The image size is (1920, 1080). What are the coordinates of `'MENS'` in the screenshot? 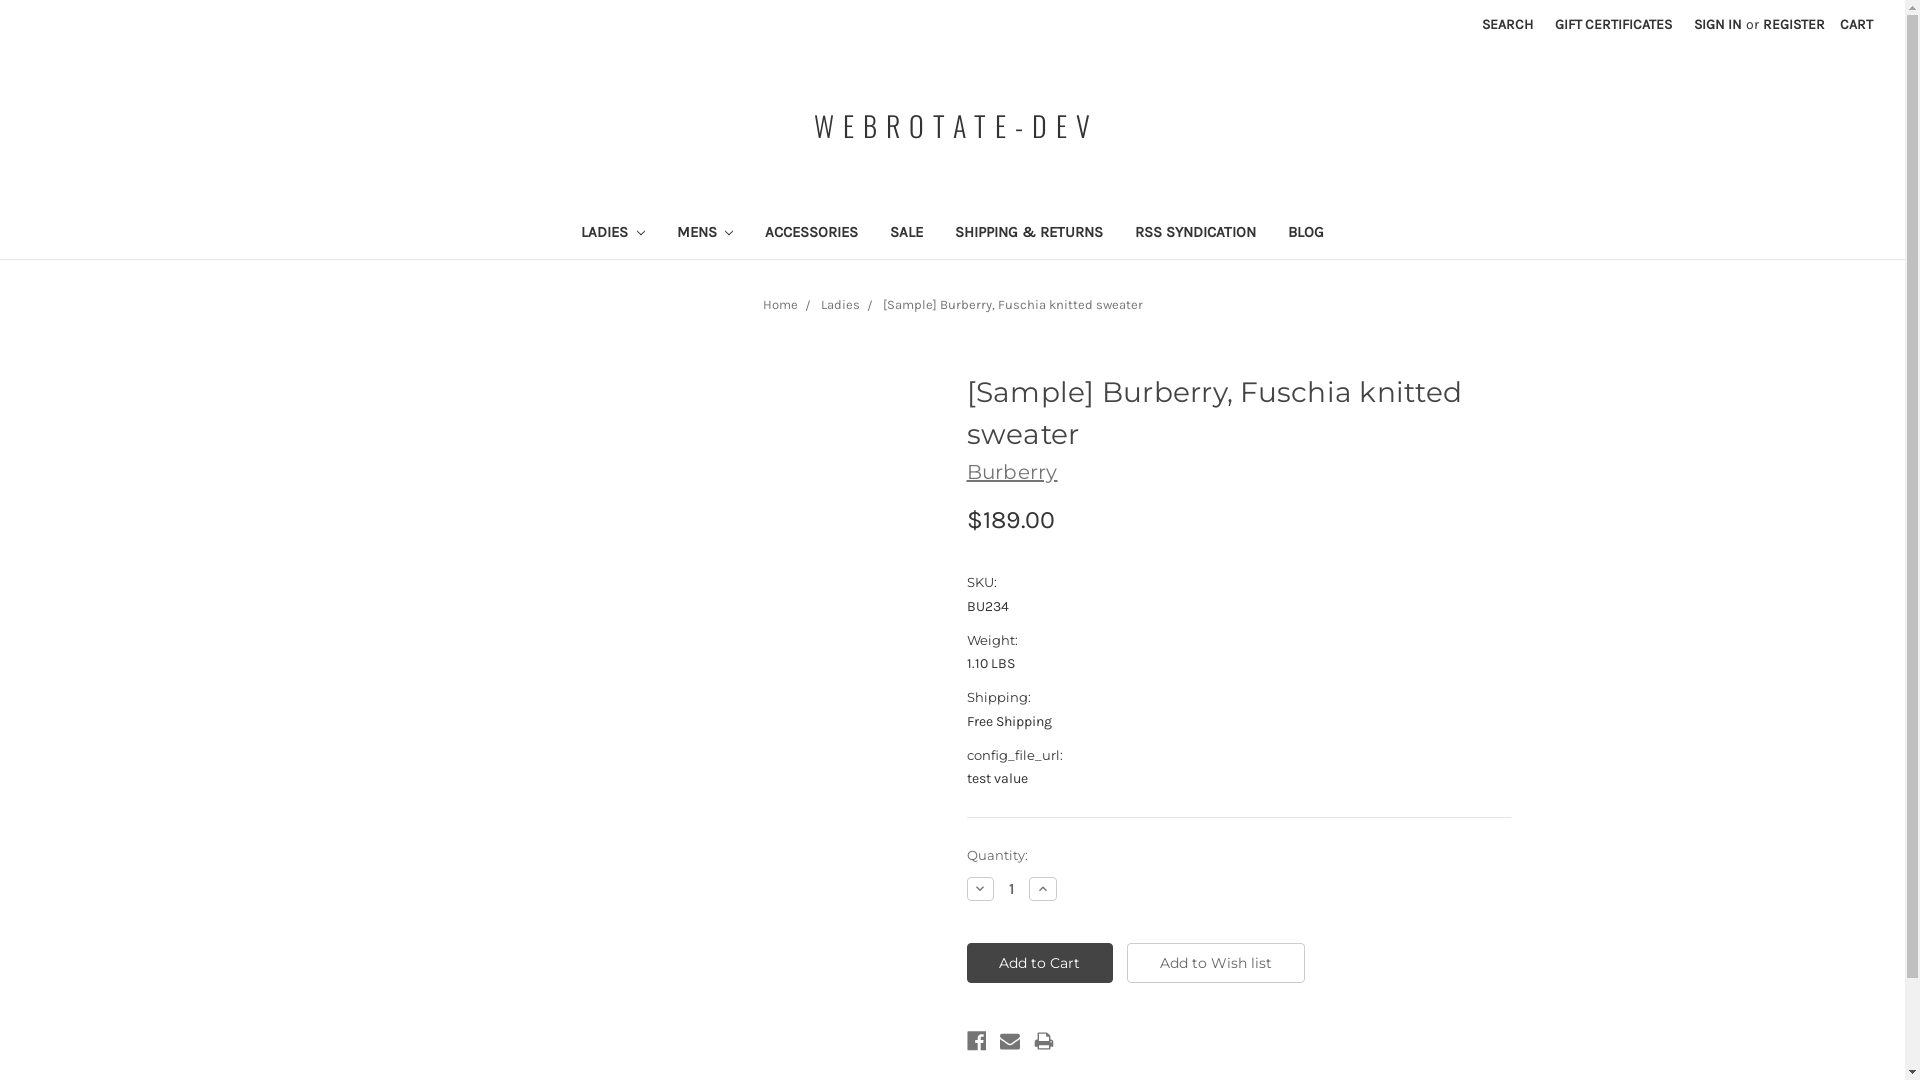 It's located at (704, 233).